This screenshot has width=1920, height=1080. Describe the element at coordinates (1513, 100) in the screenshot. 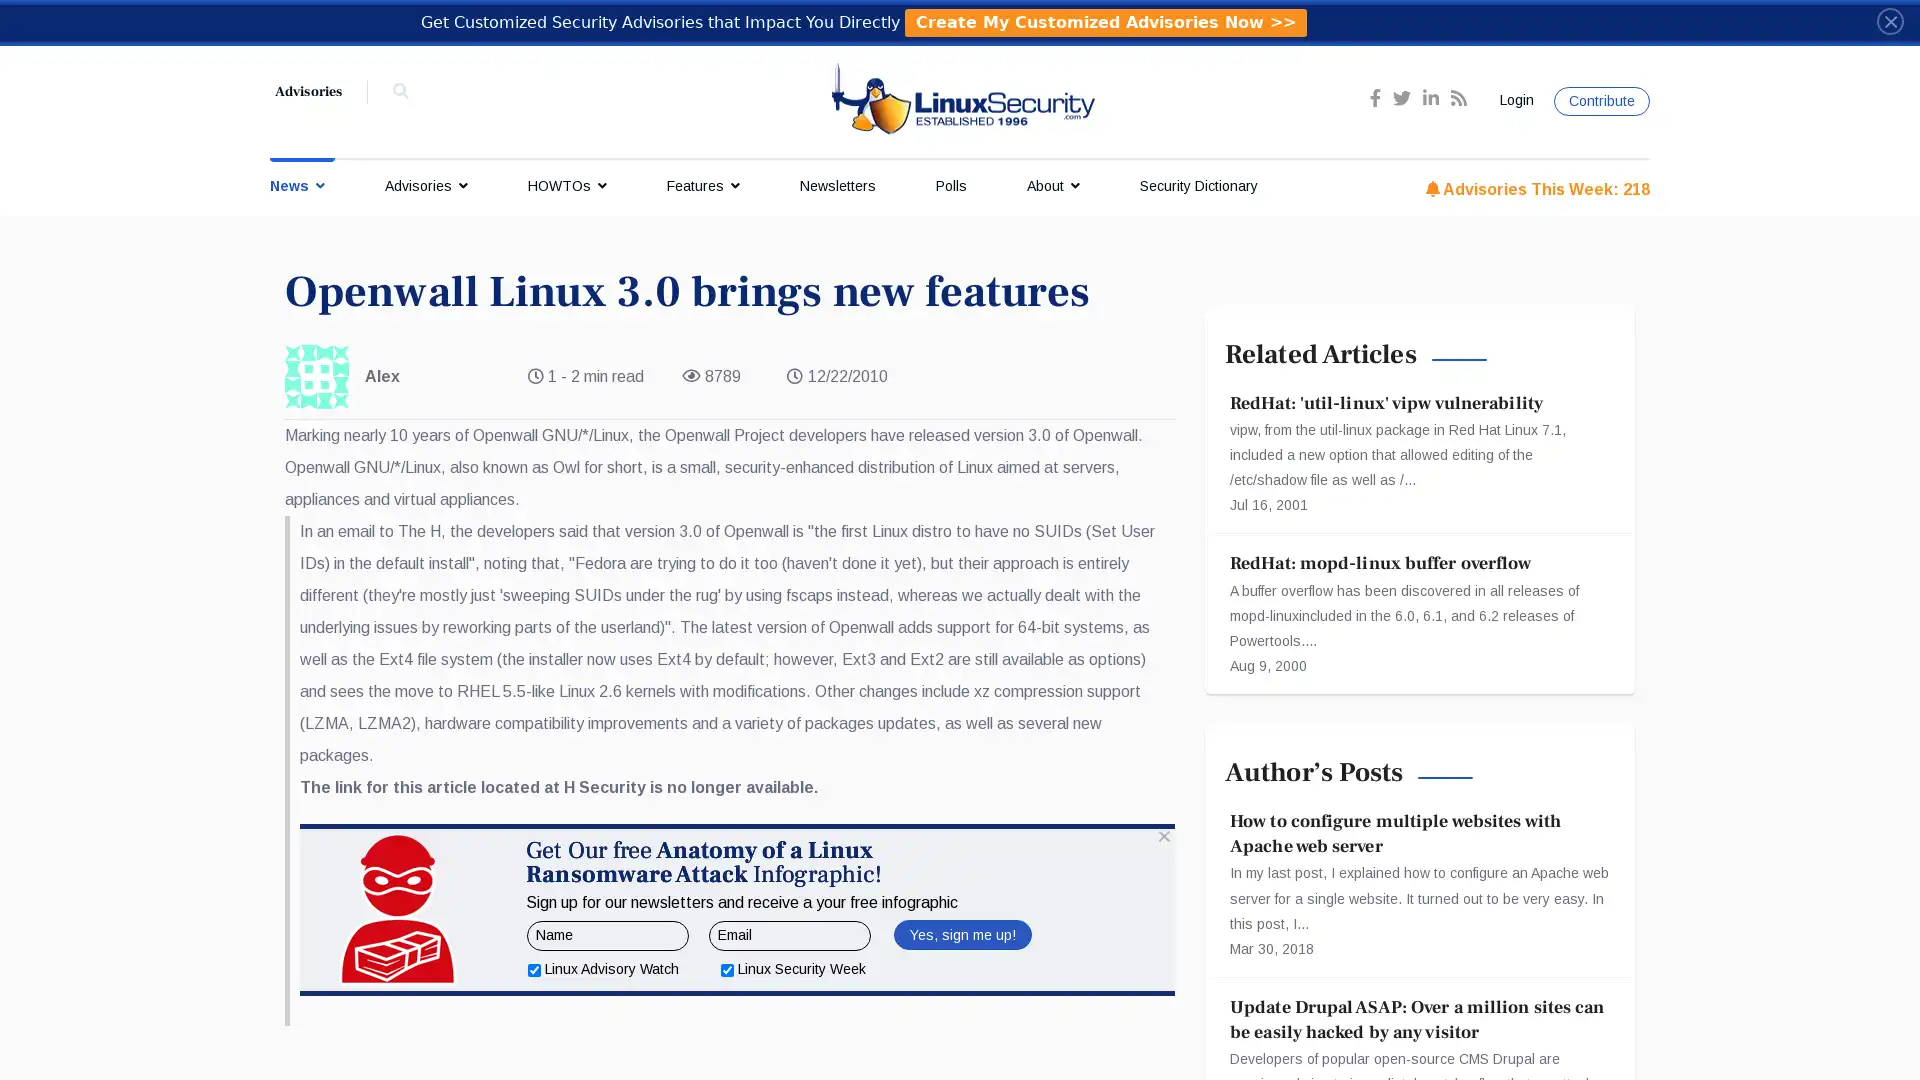

I see `Login` at that location.